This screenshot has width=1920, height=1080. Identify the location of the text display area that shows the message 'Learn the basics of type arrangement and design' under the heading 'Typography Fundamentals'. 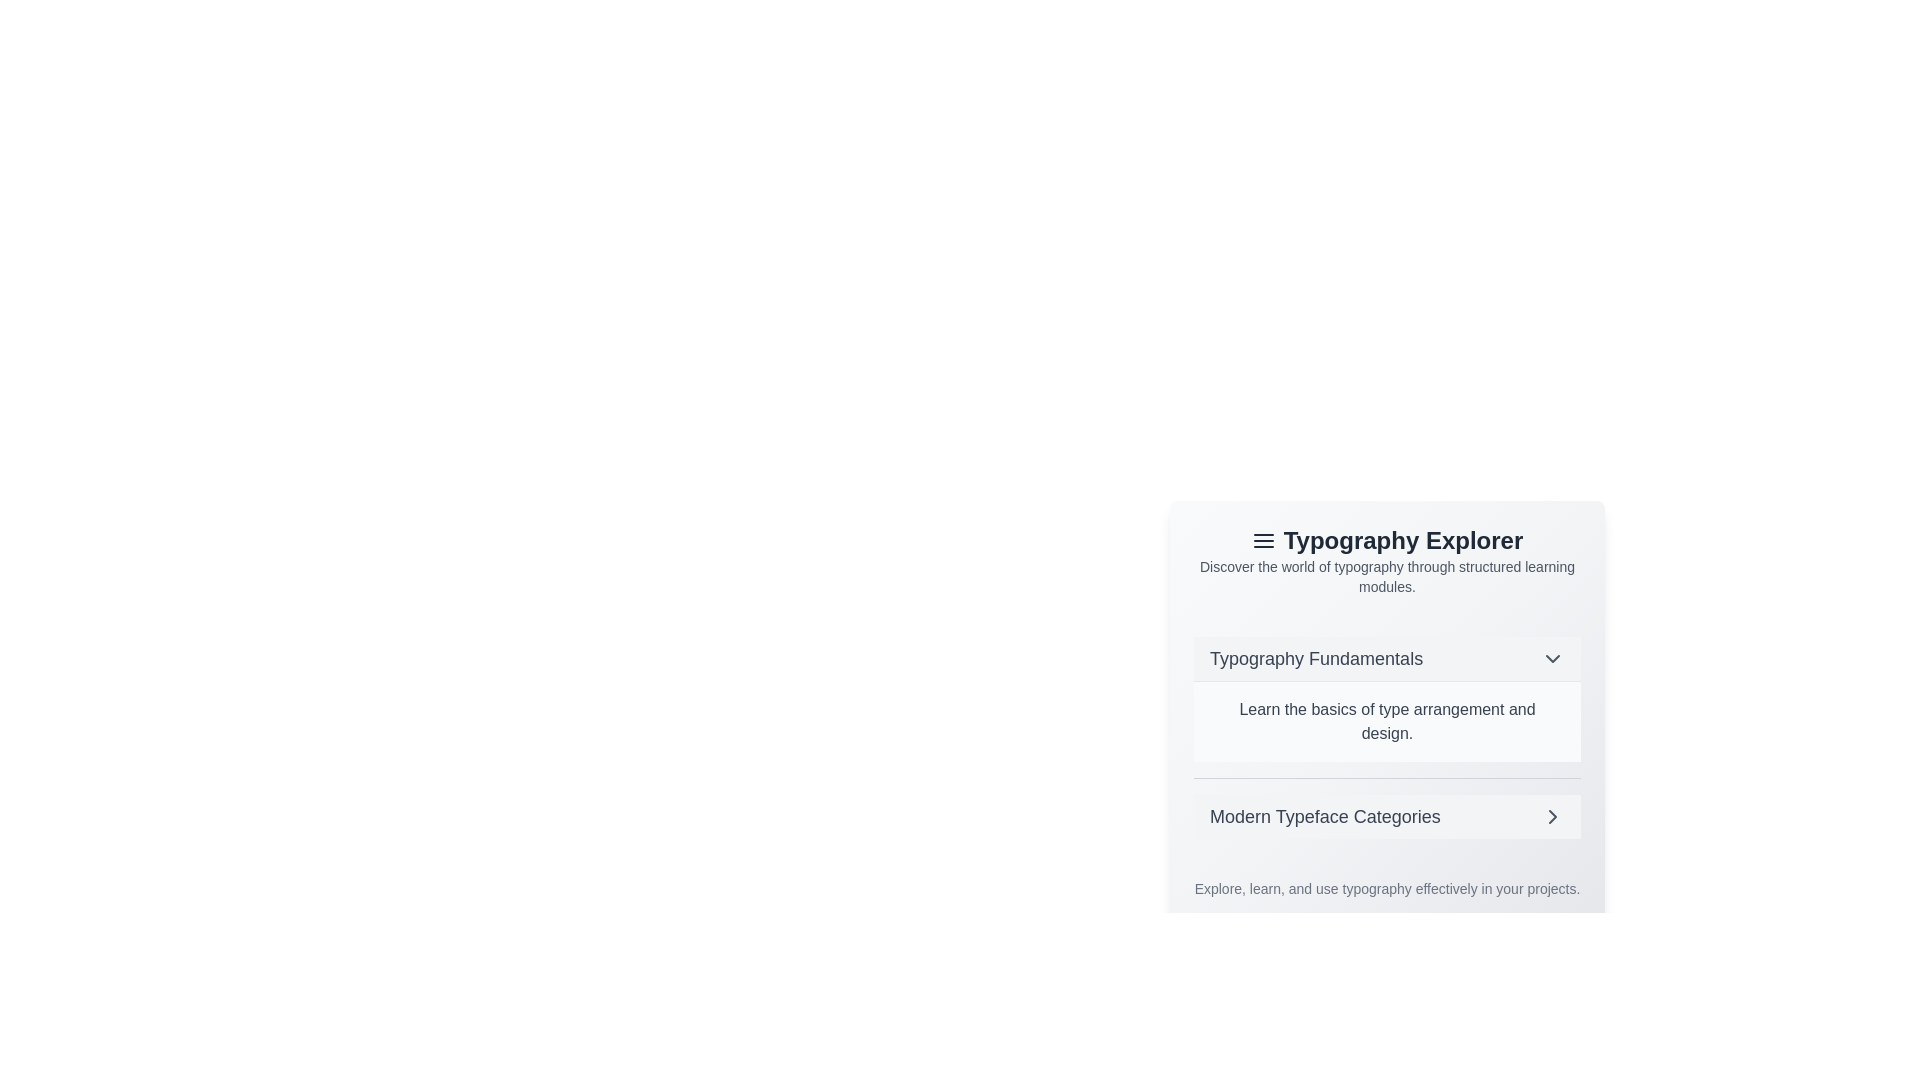
(1386, 693).